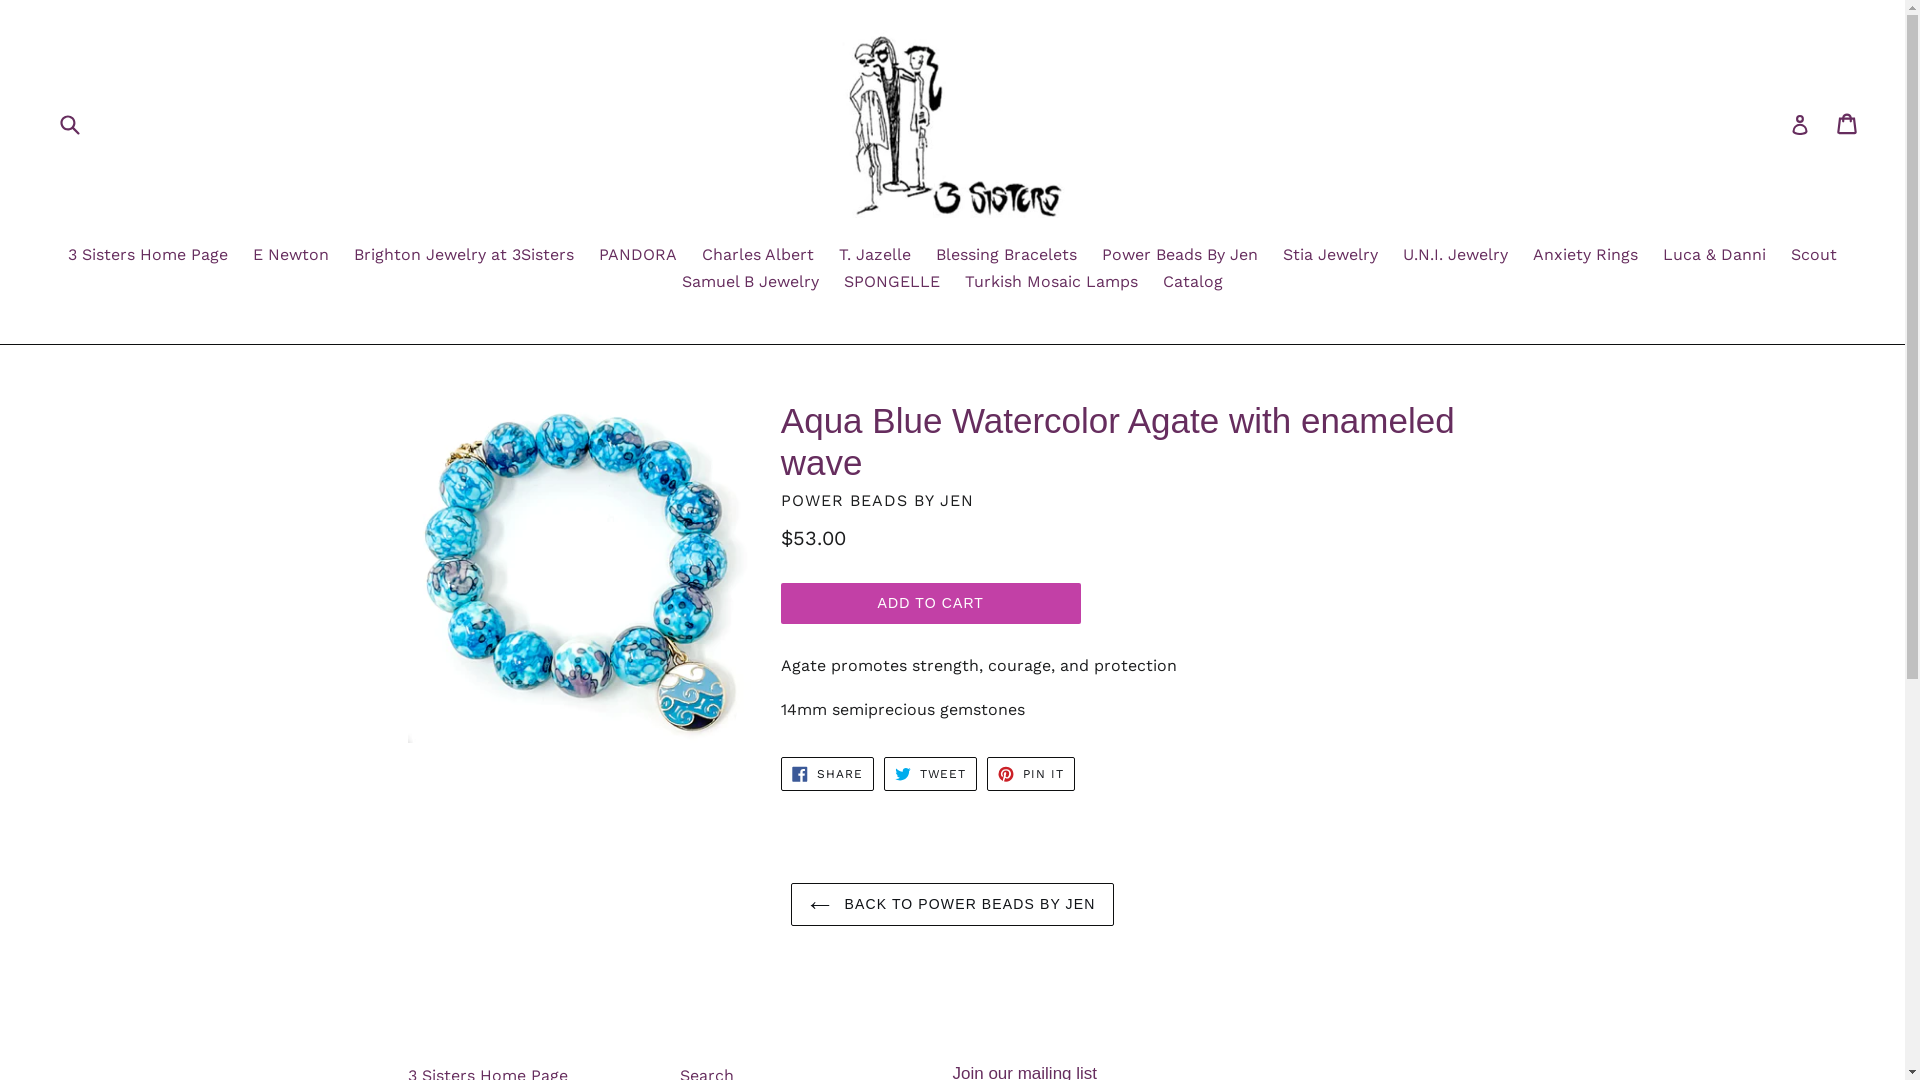 The image size is (1920, 1080). What do you see at coordinates (874, 254) in the screenshot?
I see `'T. Jazelle'` at bounding box center [874, 254].